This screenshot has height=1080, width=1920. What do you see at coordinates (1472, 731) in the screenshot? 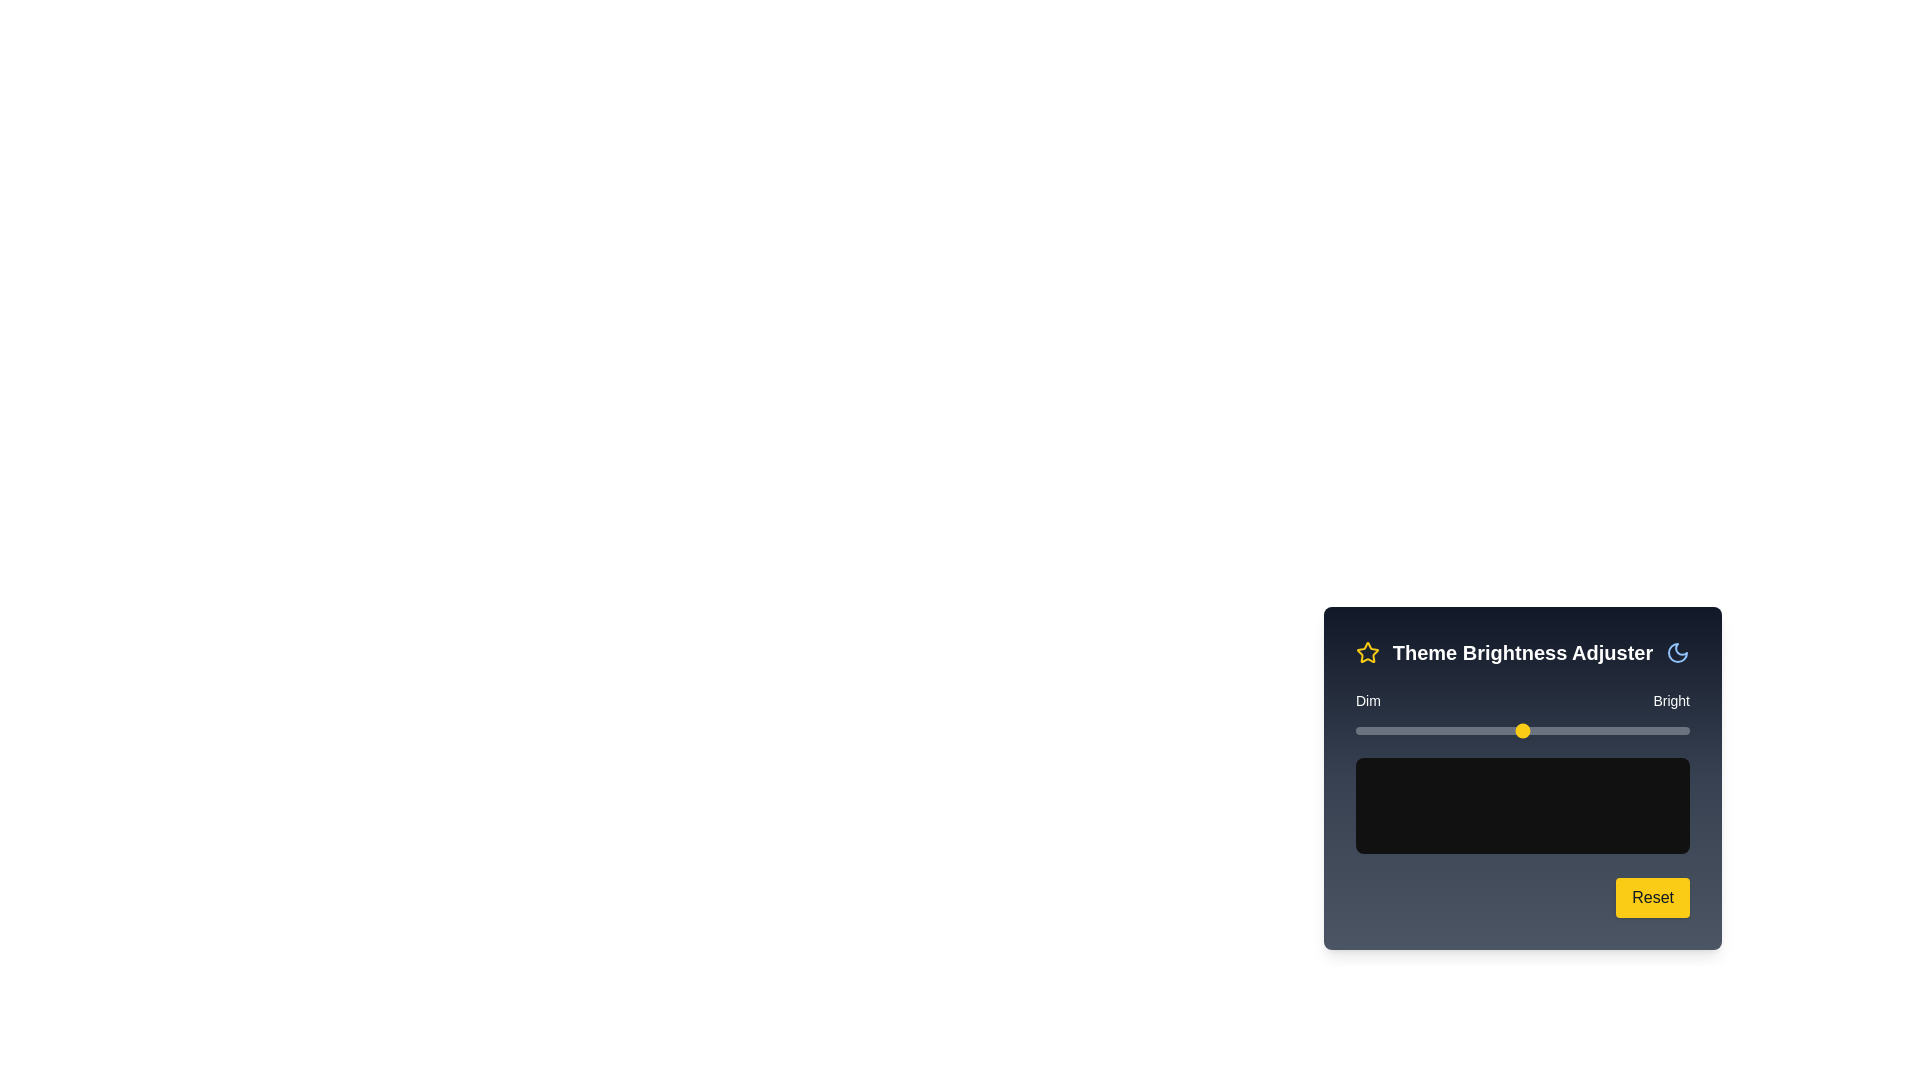
I see `the brightness slider to 35% and observe the preview area` at bounding box center [1472, 731].